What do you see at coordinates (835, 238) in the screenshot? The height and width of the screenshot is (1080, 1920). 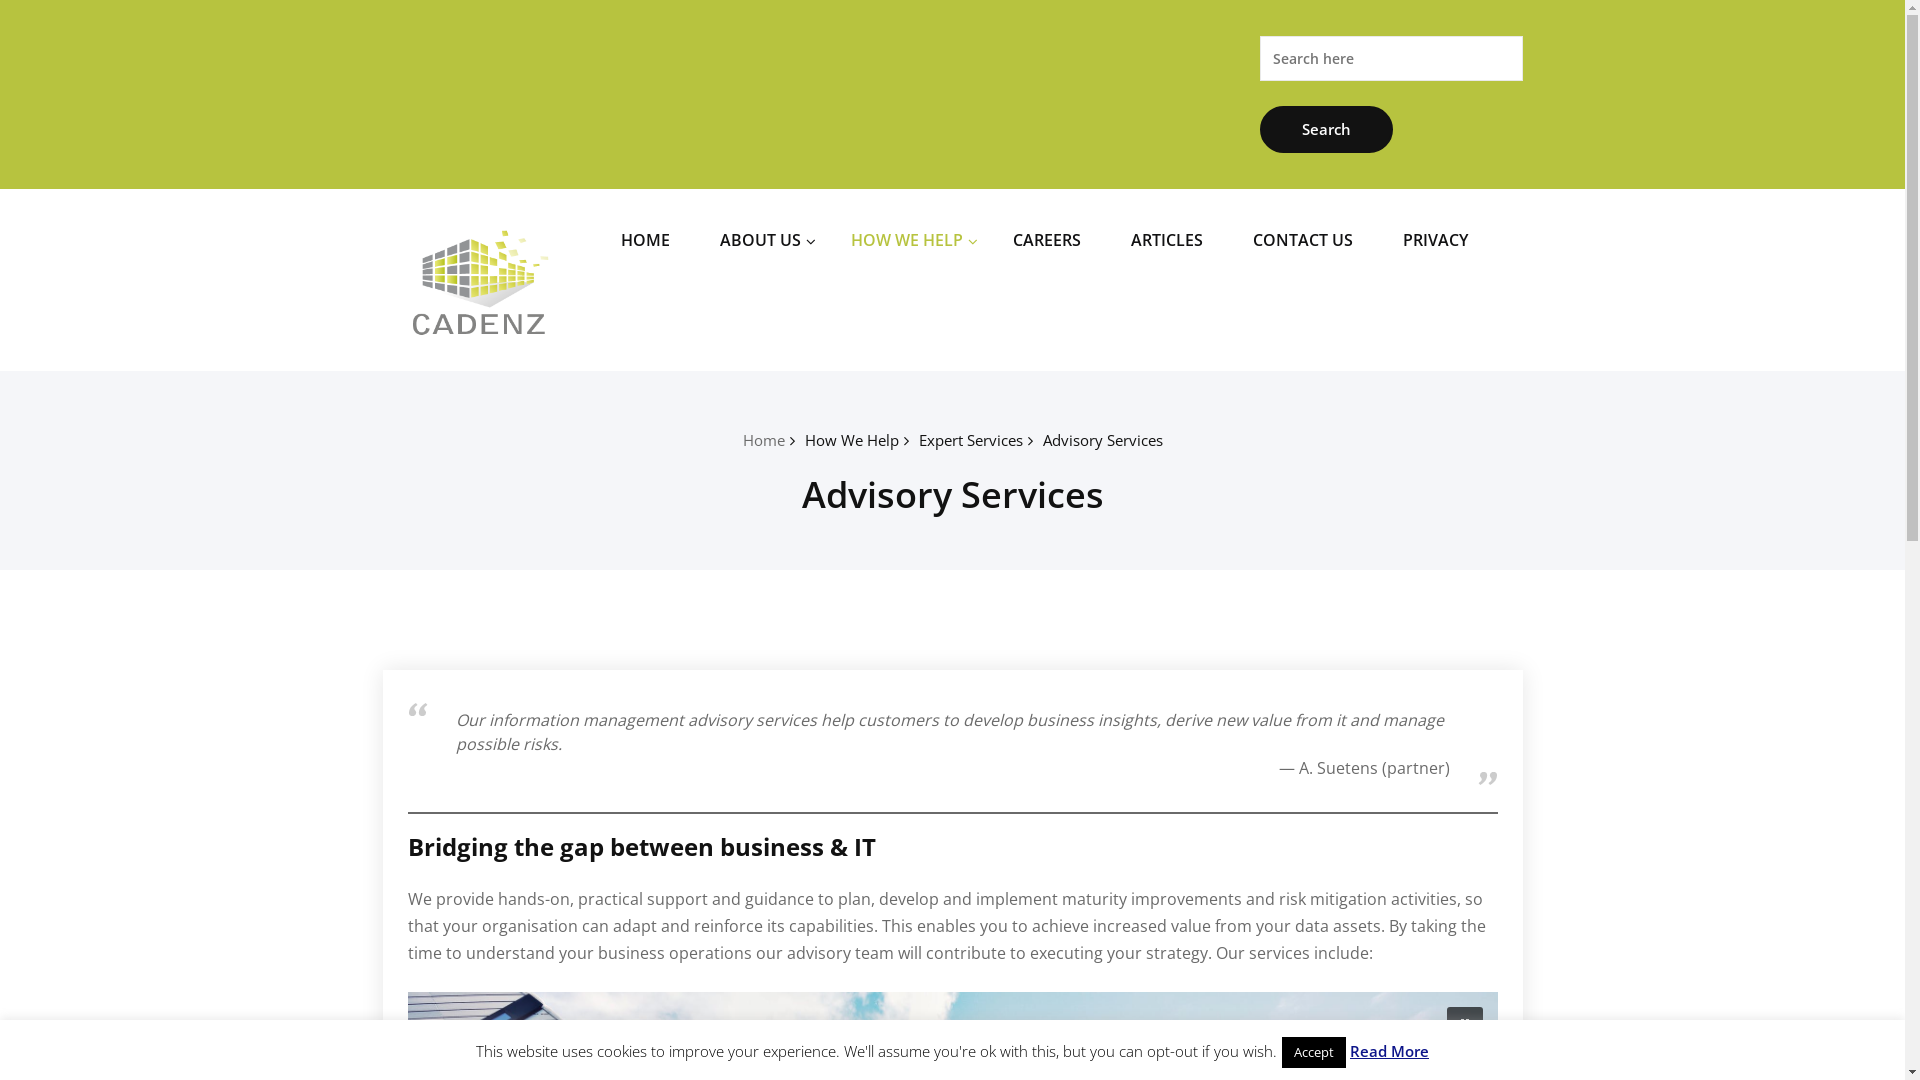 I see `'HOW WE HELP'` at bounding box center [835, 238].